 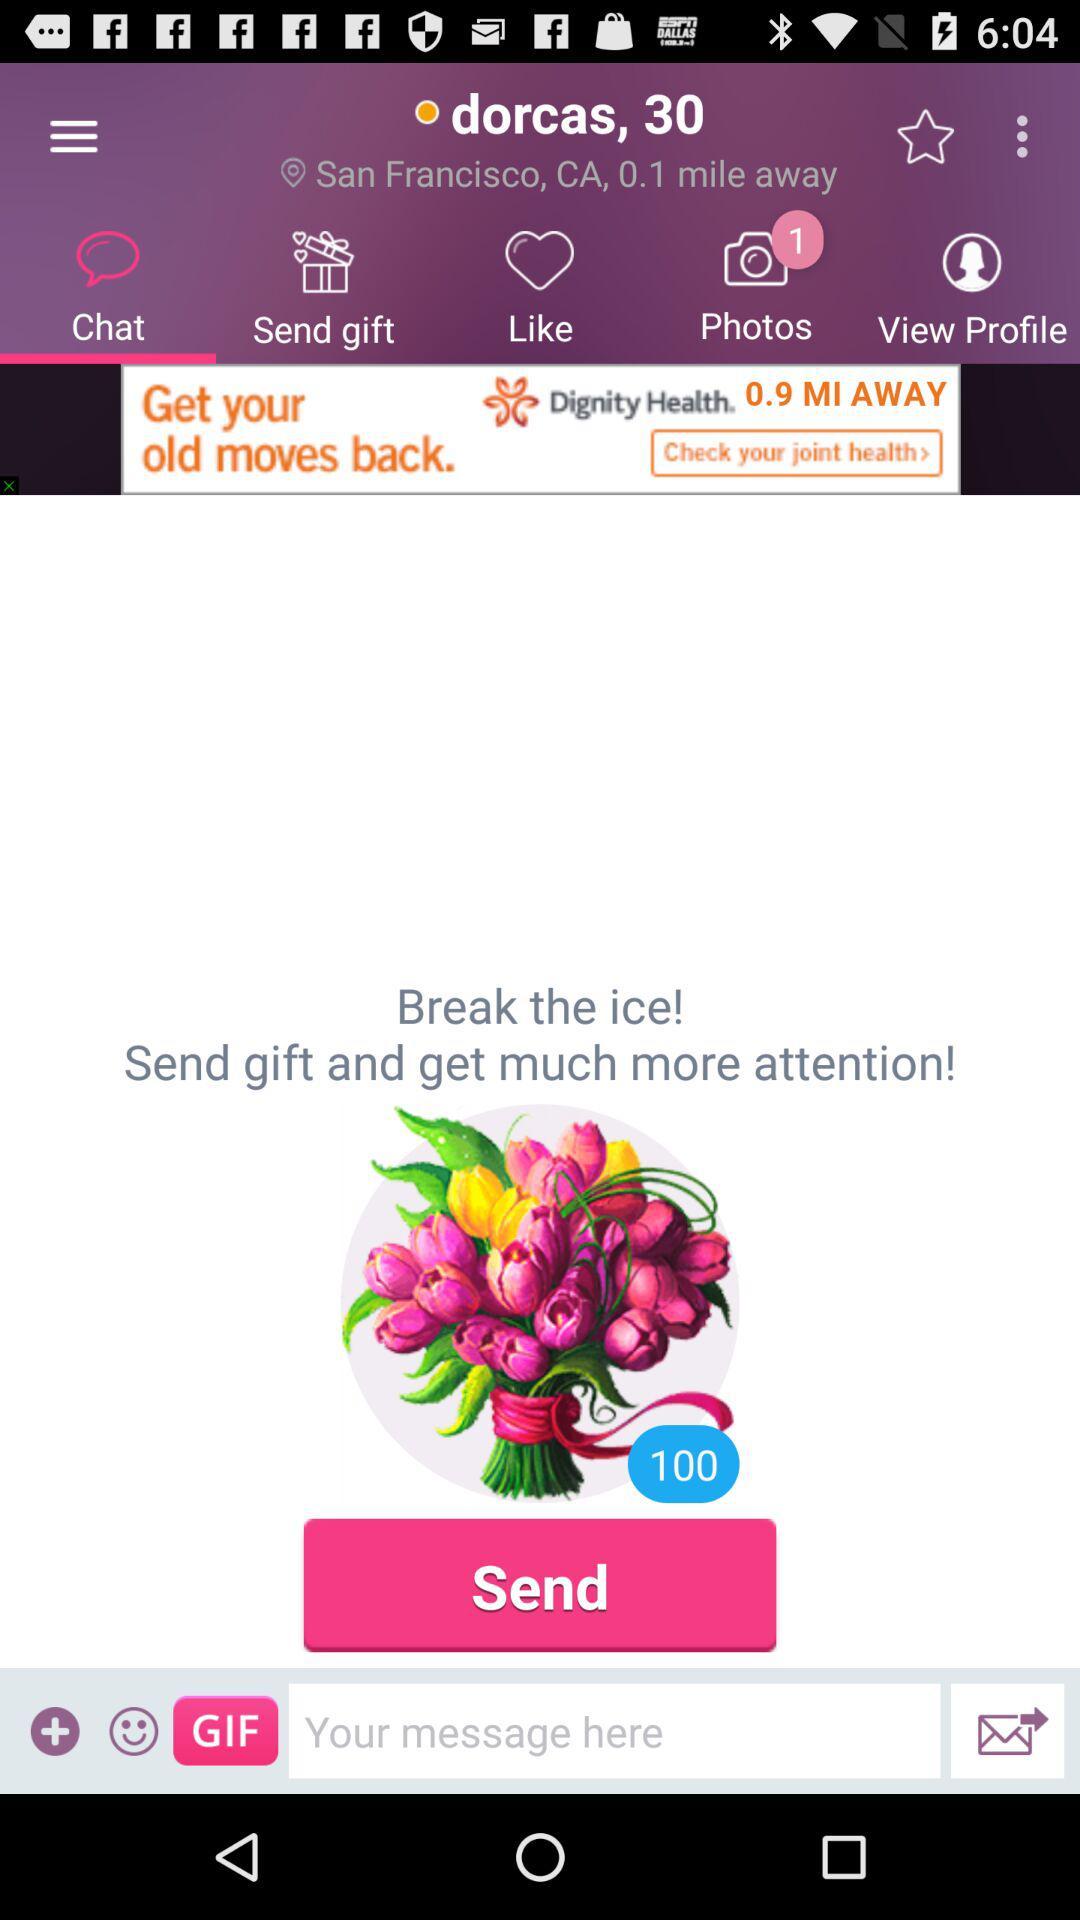 What do you see at coordinates (54, 1851) in the screenshot?
I see `the add icon` at bounding box center [54, 1851].